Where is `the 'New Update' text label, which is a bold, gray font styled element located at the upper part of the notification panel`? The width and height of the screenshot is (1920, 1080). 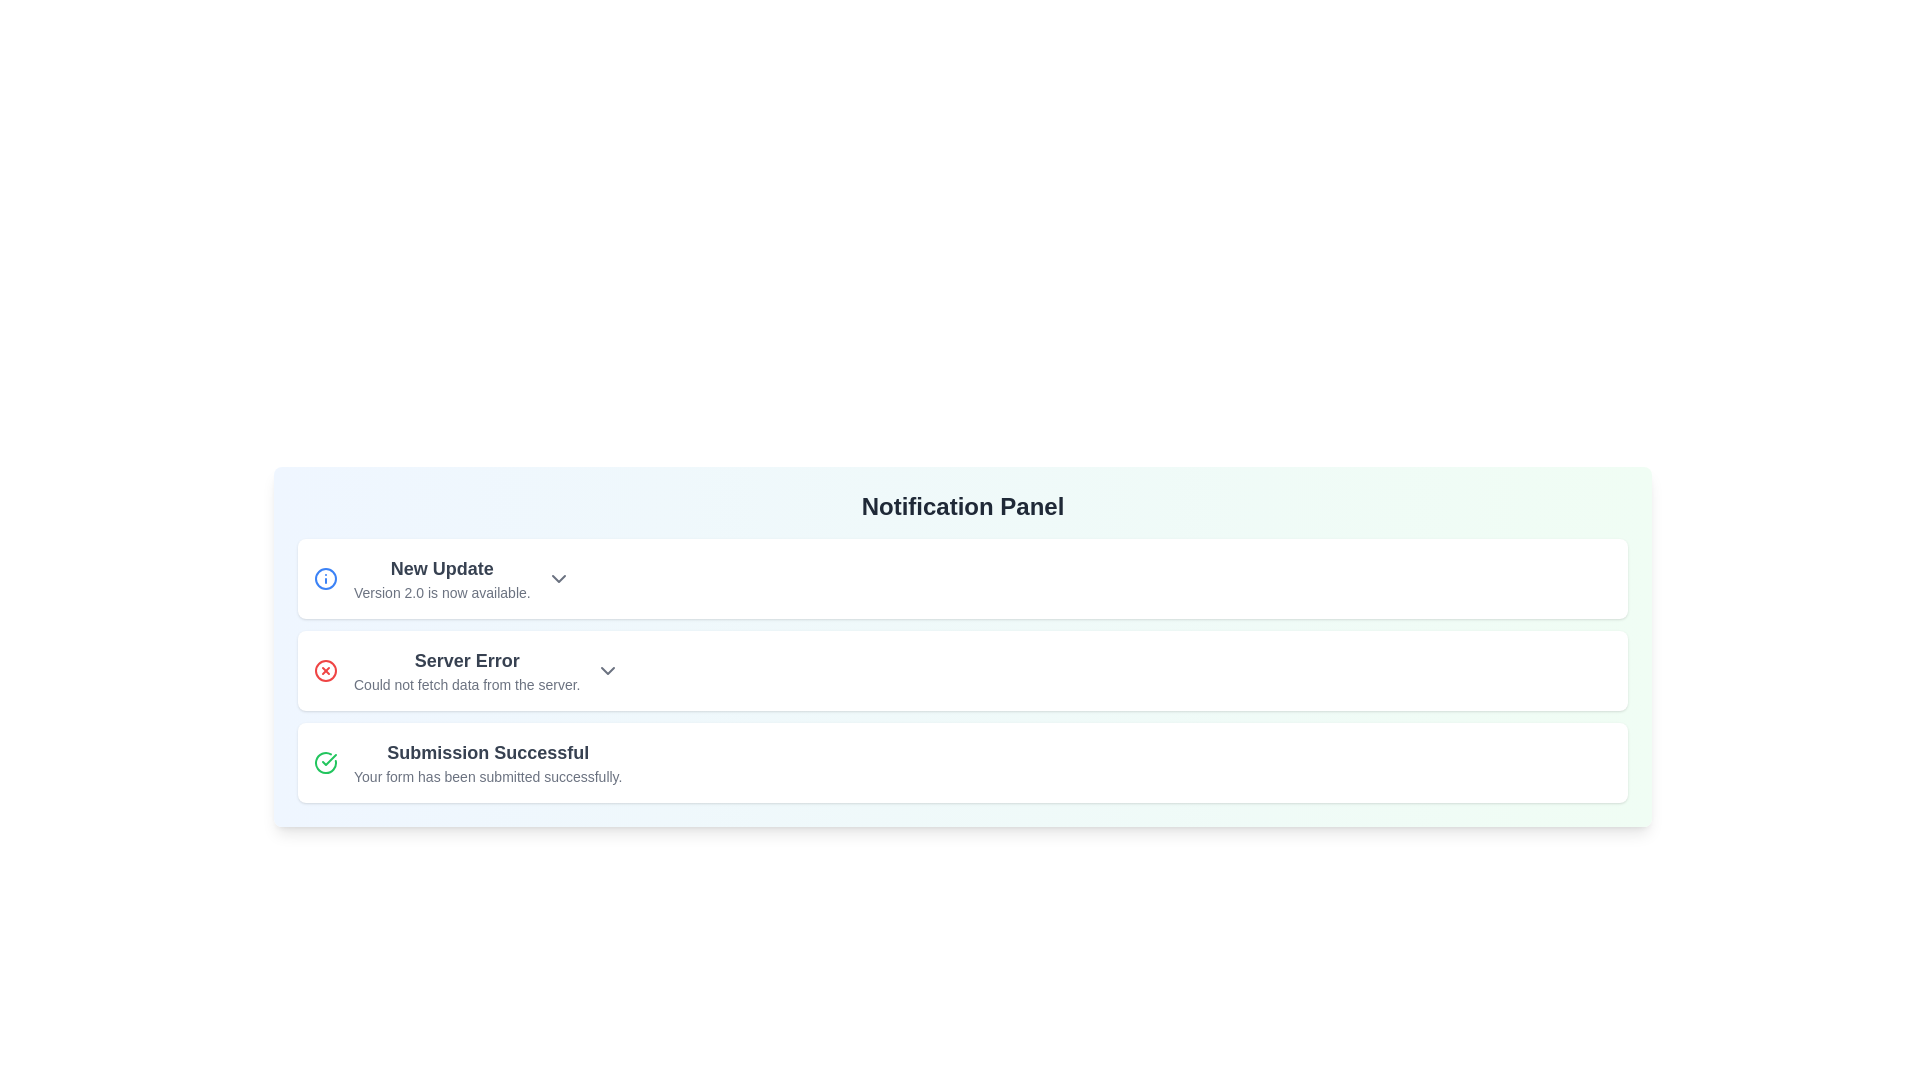 the 'New Update' text label, which is a bold, gray font styled element located at the upper part of the notification panel is located at coordinates (441, 569).